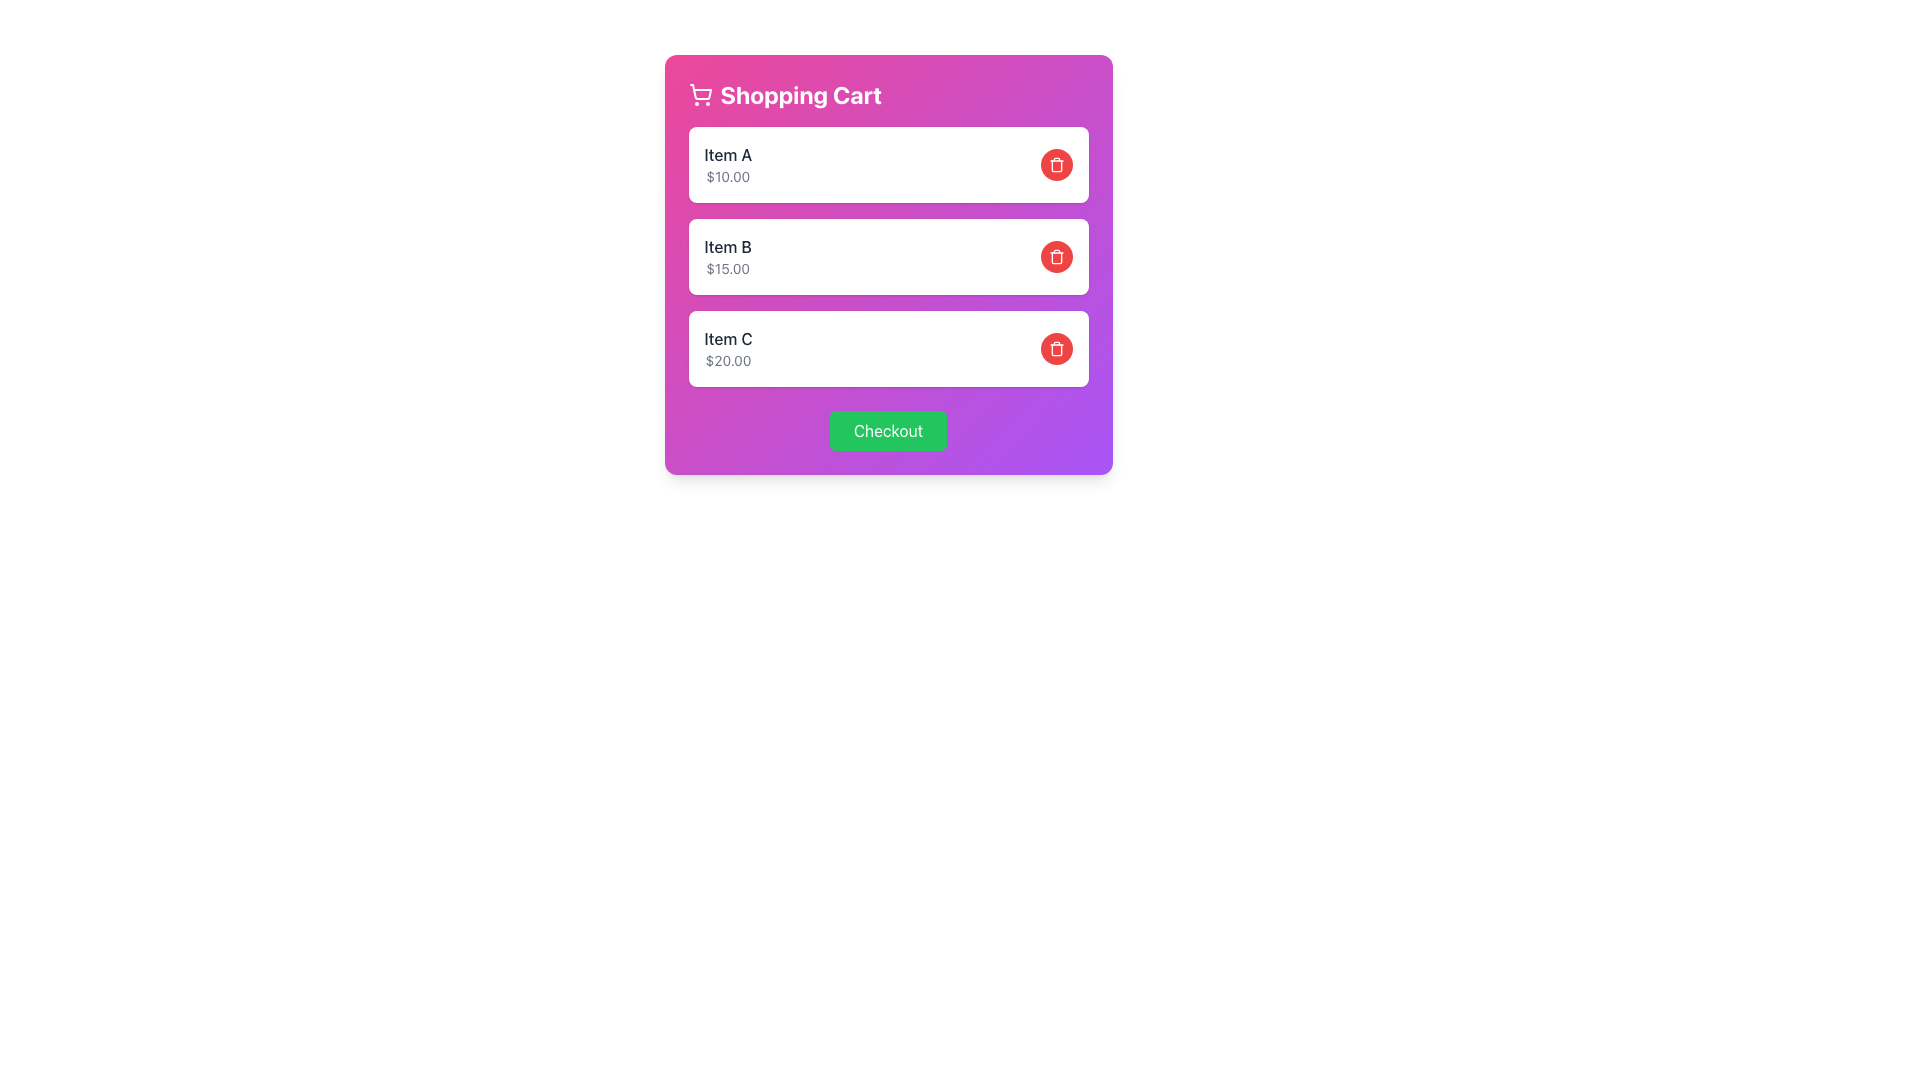 The height and width of the screenshot is (1080, 1920). Describe the element at coordinates (1055, 256) in the screenshot. I see `the trash bin icon button with a red circular background located to the right of 'Item B' in the shopping cart` at that location.